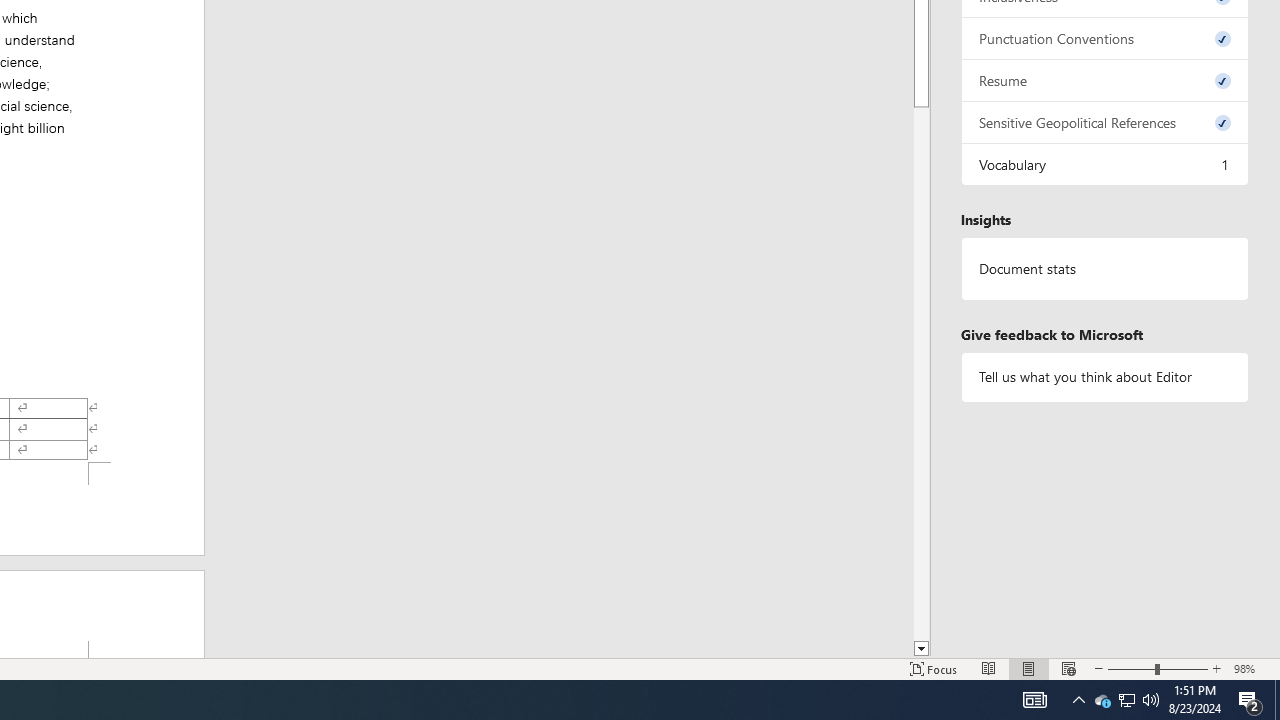 The image size is (1280, 720). Describe the element at coordinates (1104, 79) in the screenshot. I see `'Resume, 0 issues. Press space or enter to review items.'` at that location.